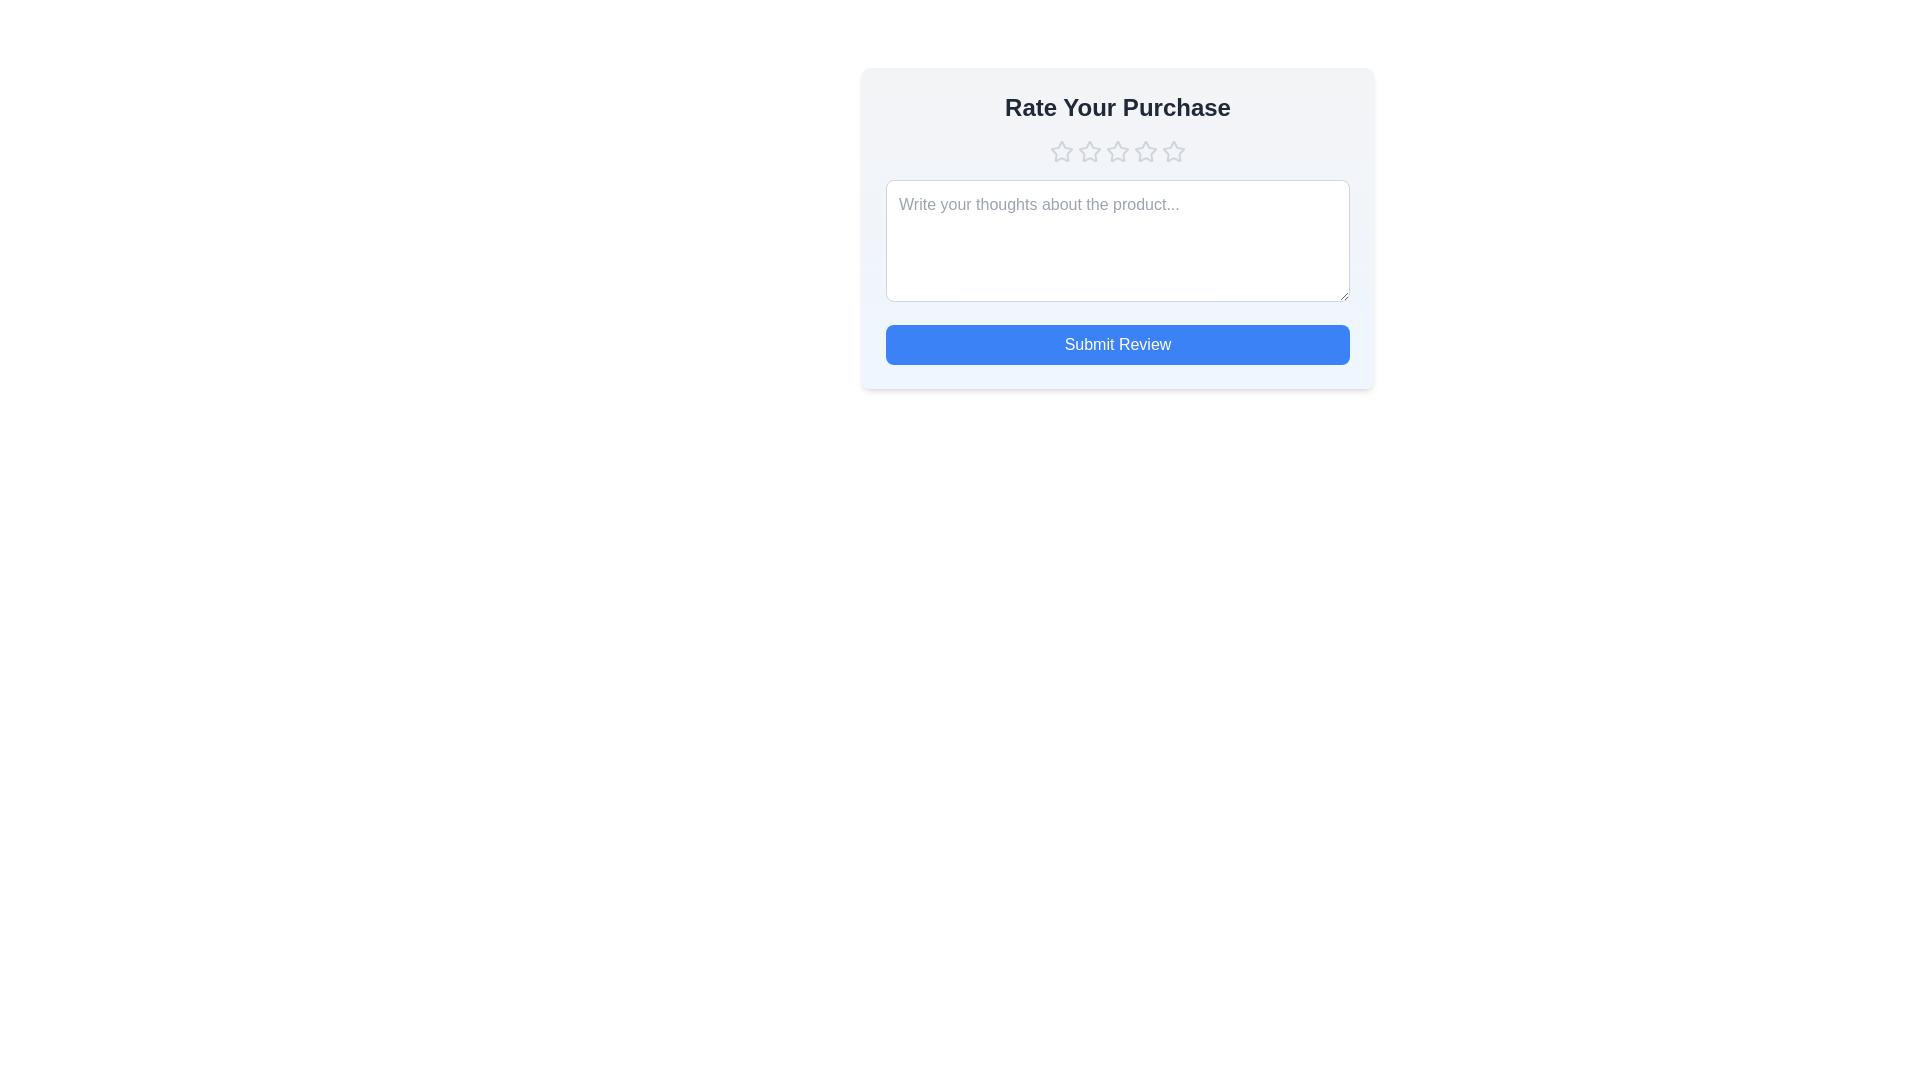 This screenshot has height=1080, width=1920. Describe the element at coordinates (1117, 343) in the screenshot. I see `the 'Submit Review' button to submit the review` at that location.